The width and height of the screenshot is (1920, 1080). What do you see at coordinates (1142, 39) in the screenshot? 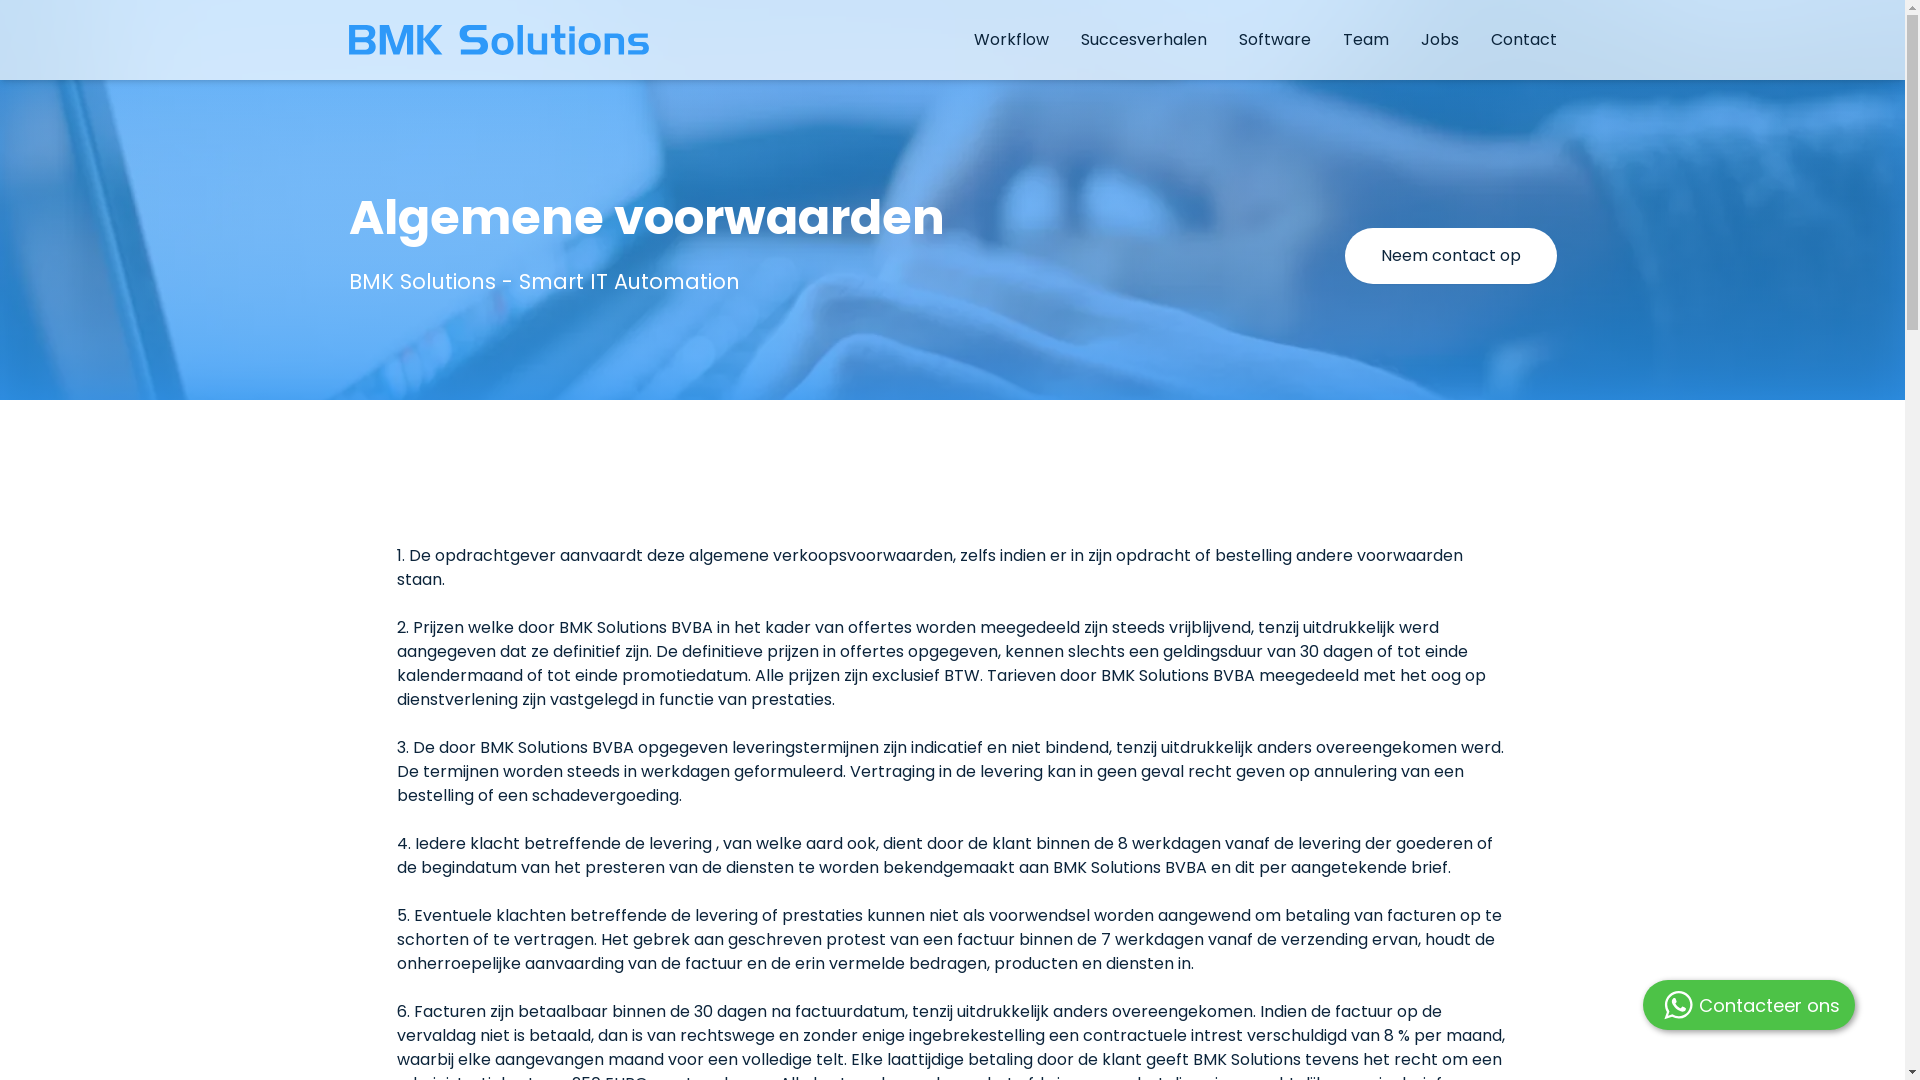
I see `'Succesverhalen'` at bounding box center [1142, 39].